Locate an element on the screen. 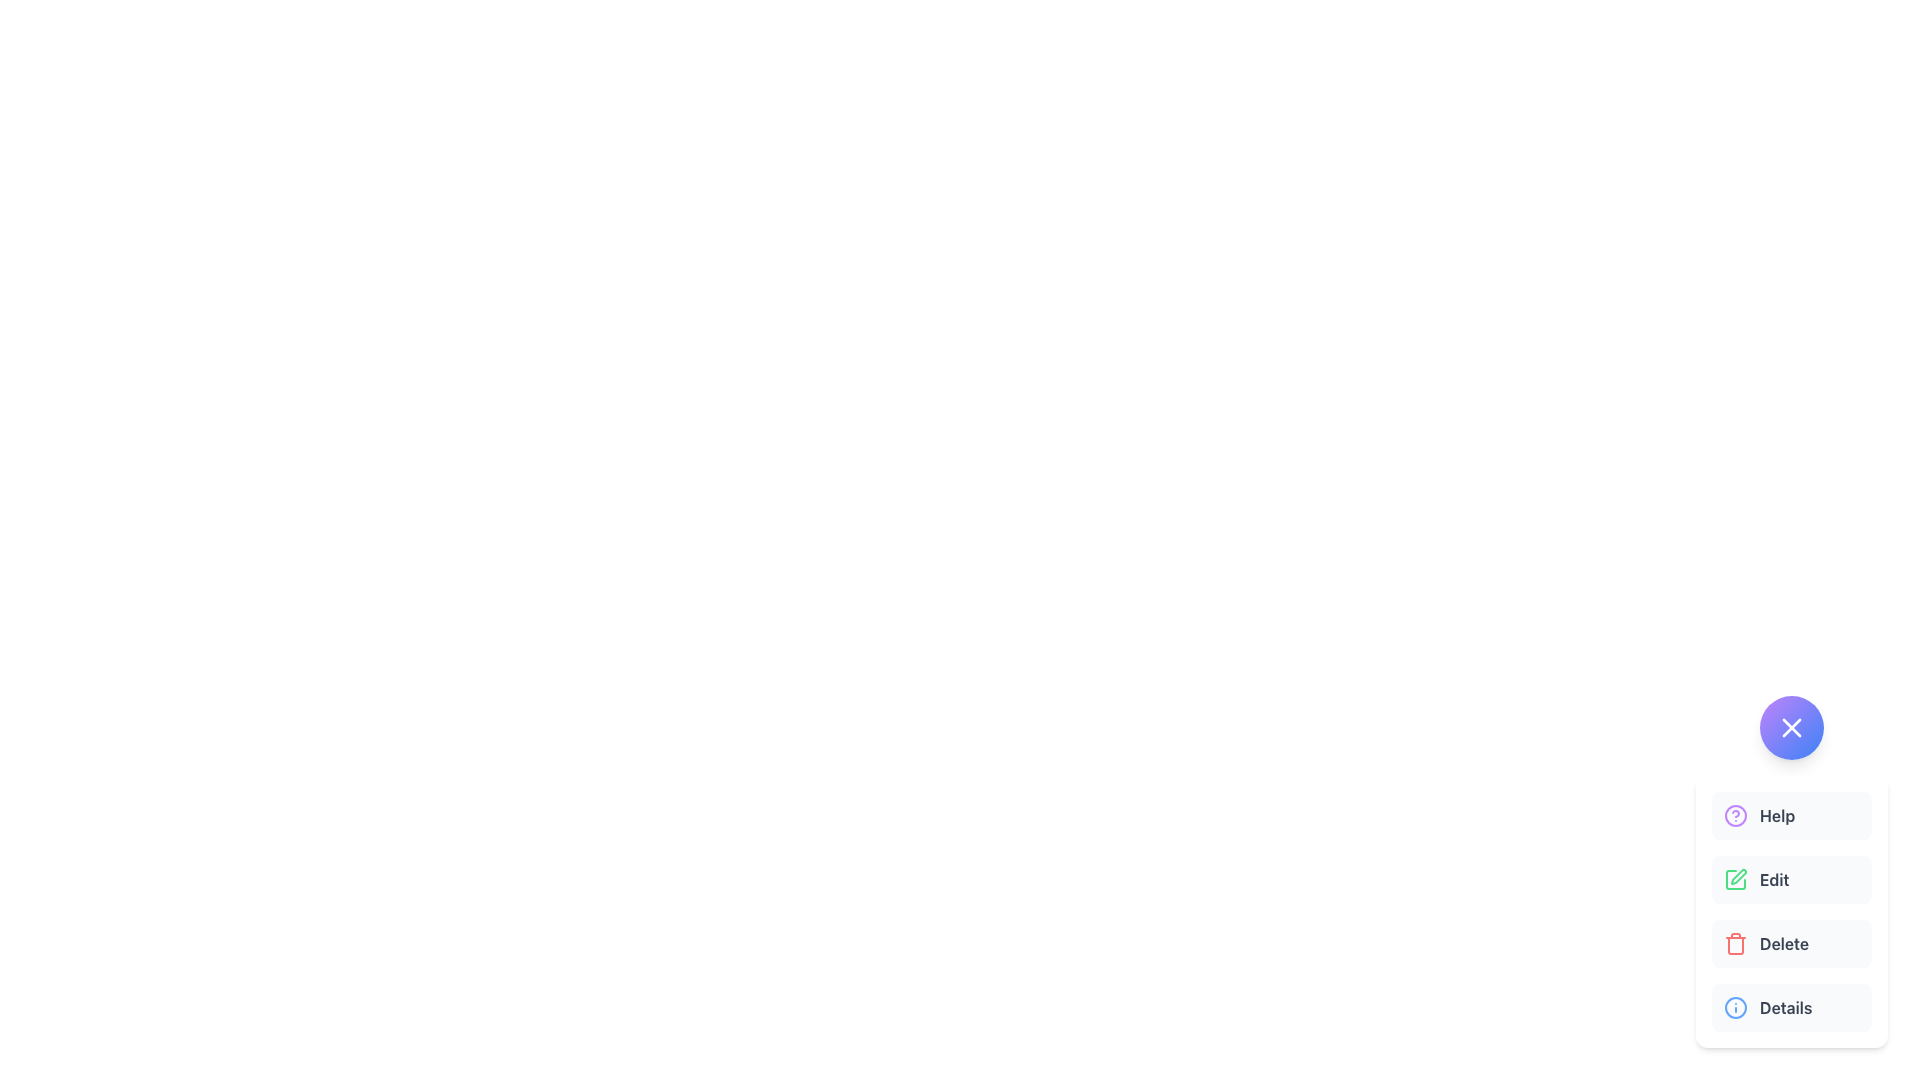 Image resolution: width=1920 pixels, height=1080 pixels. the deletion button located in the dropdown menu, which is the third item in a vertical list is located at coordinates (1791, 944).